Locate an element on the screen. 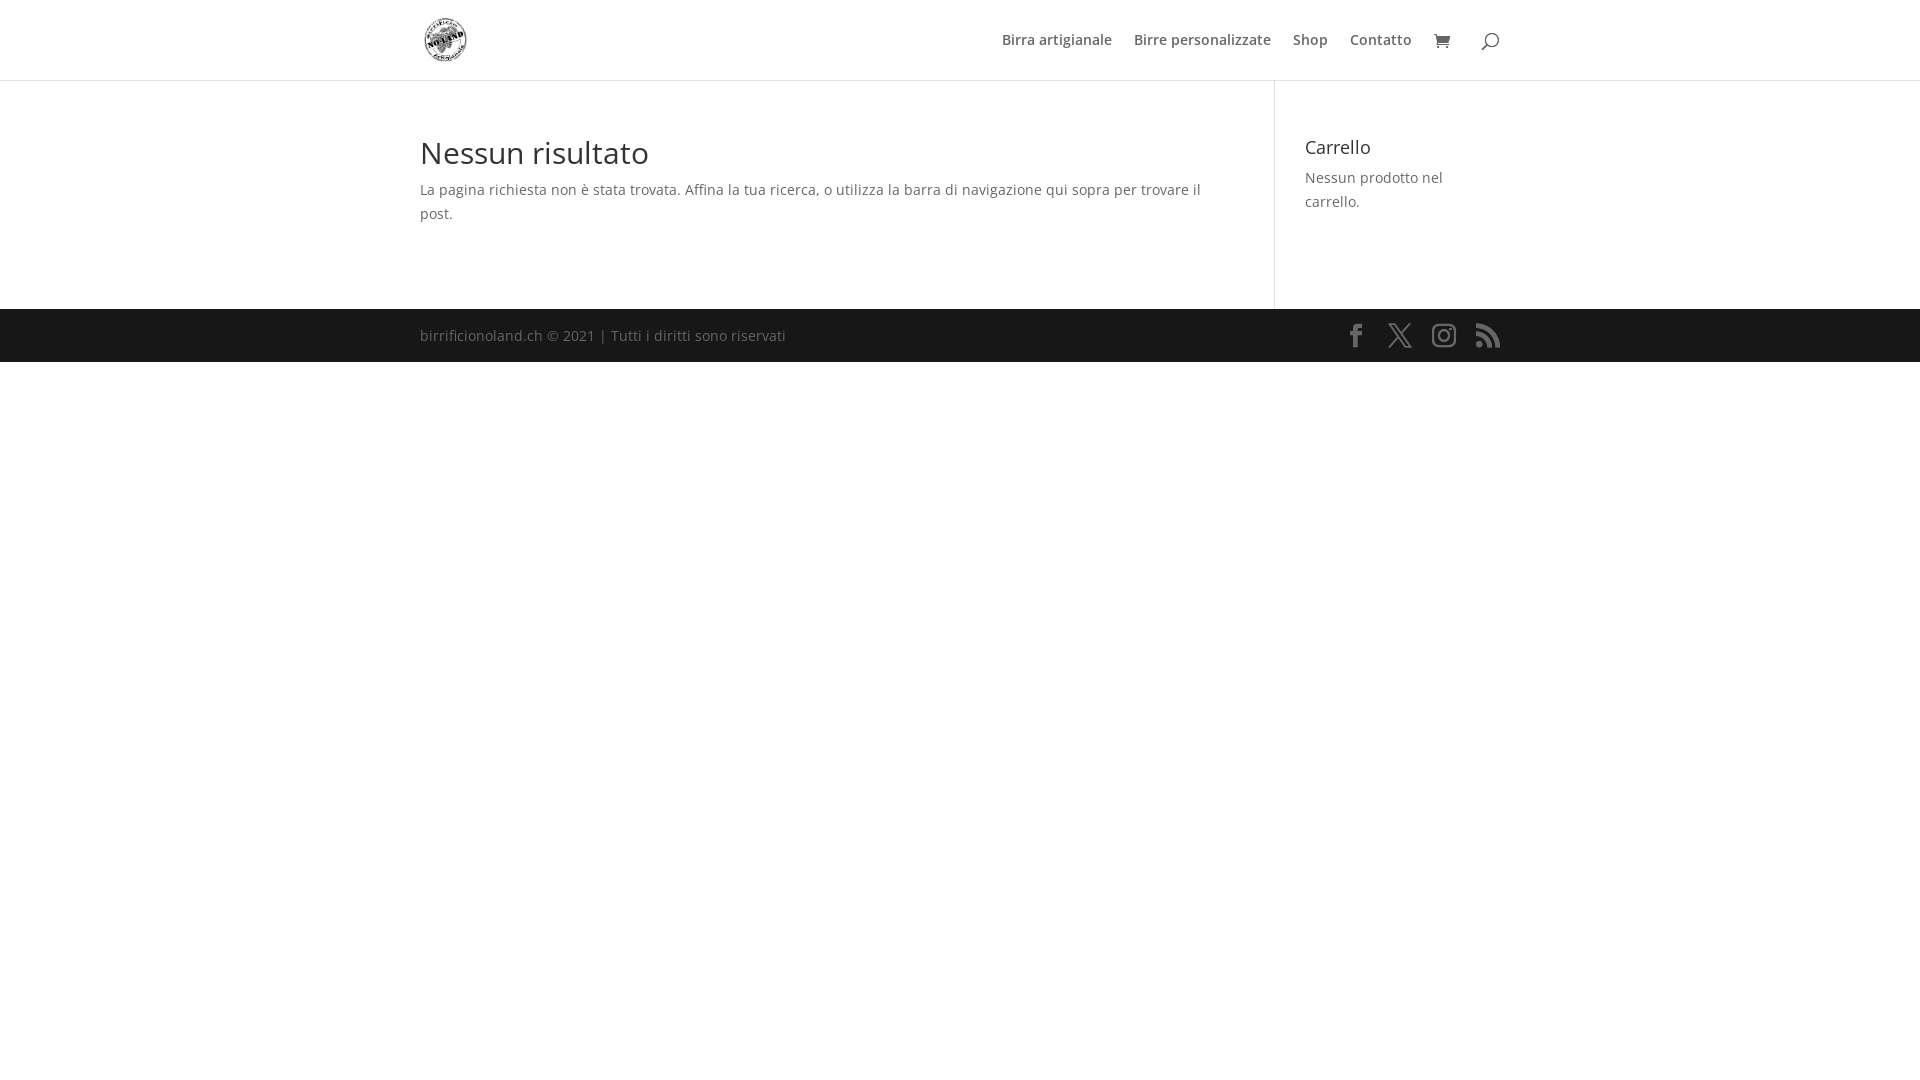  'Contatto' is located at coordinates (1380, 55).